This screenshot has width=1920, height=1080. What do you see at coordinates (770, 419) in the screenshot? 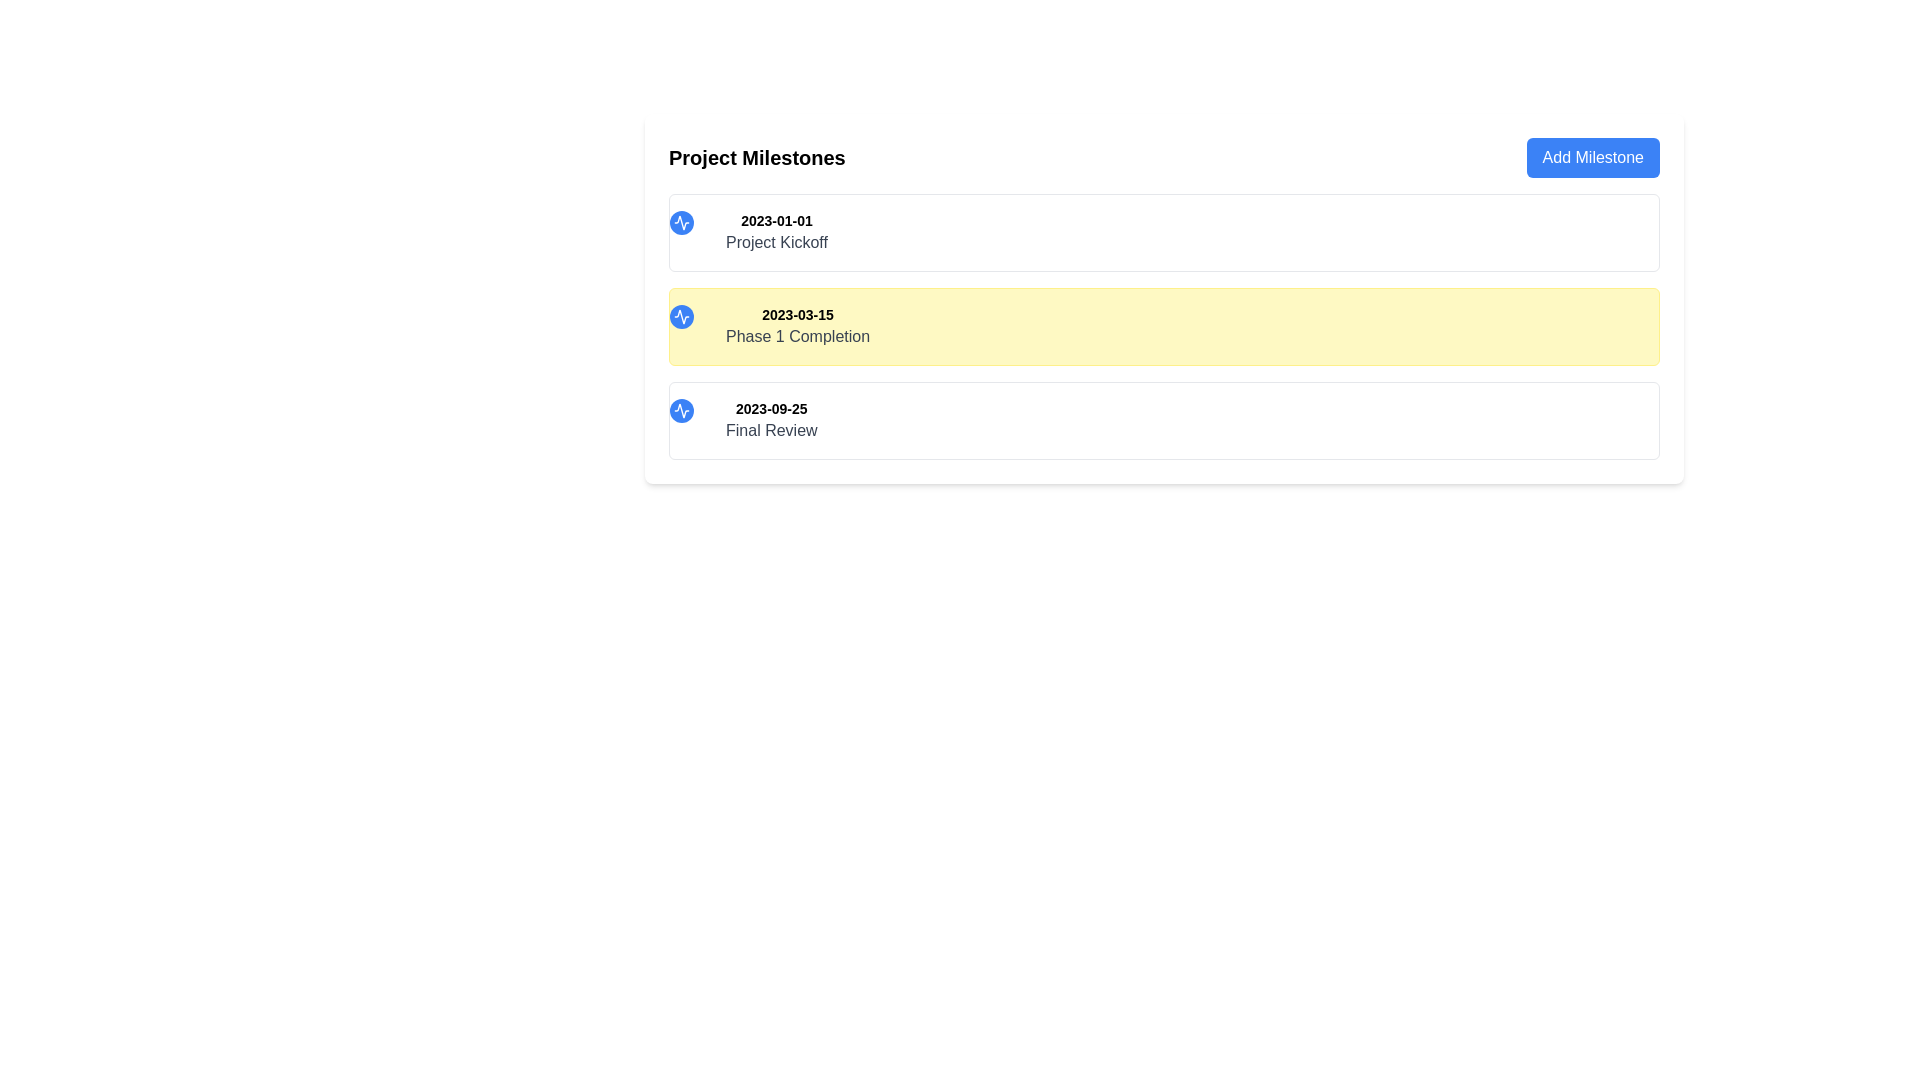
I see `the 'Final Review' milestone text display in the 'Project Milestones' list, which shows the date '2023-09-25'` at bounding box center [770, 419].